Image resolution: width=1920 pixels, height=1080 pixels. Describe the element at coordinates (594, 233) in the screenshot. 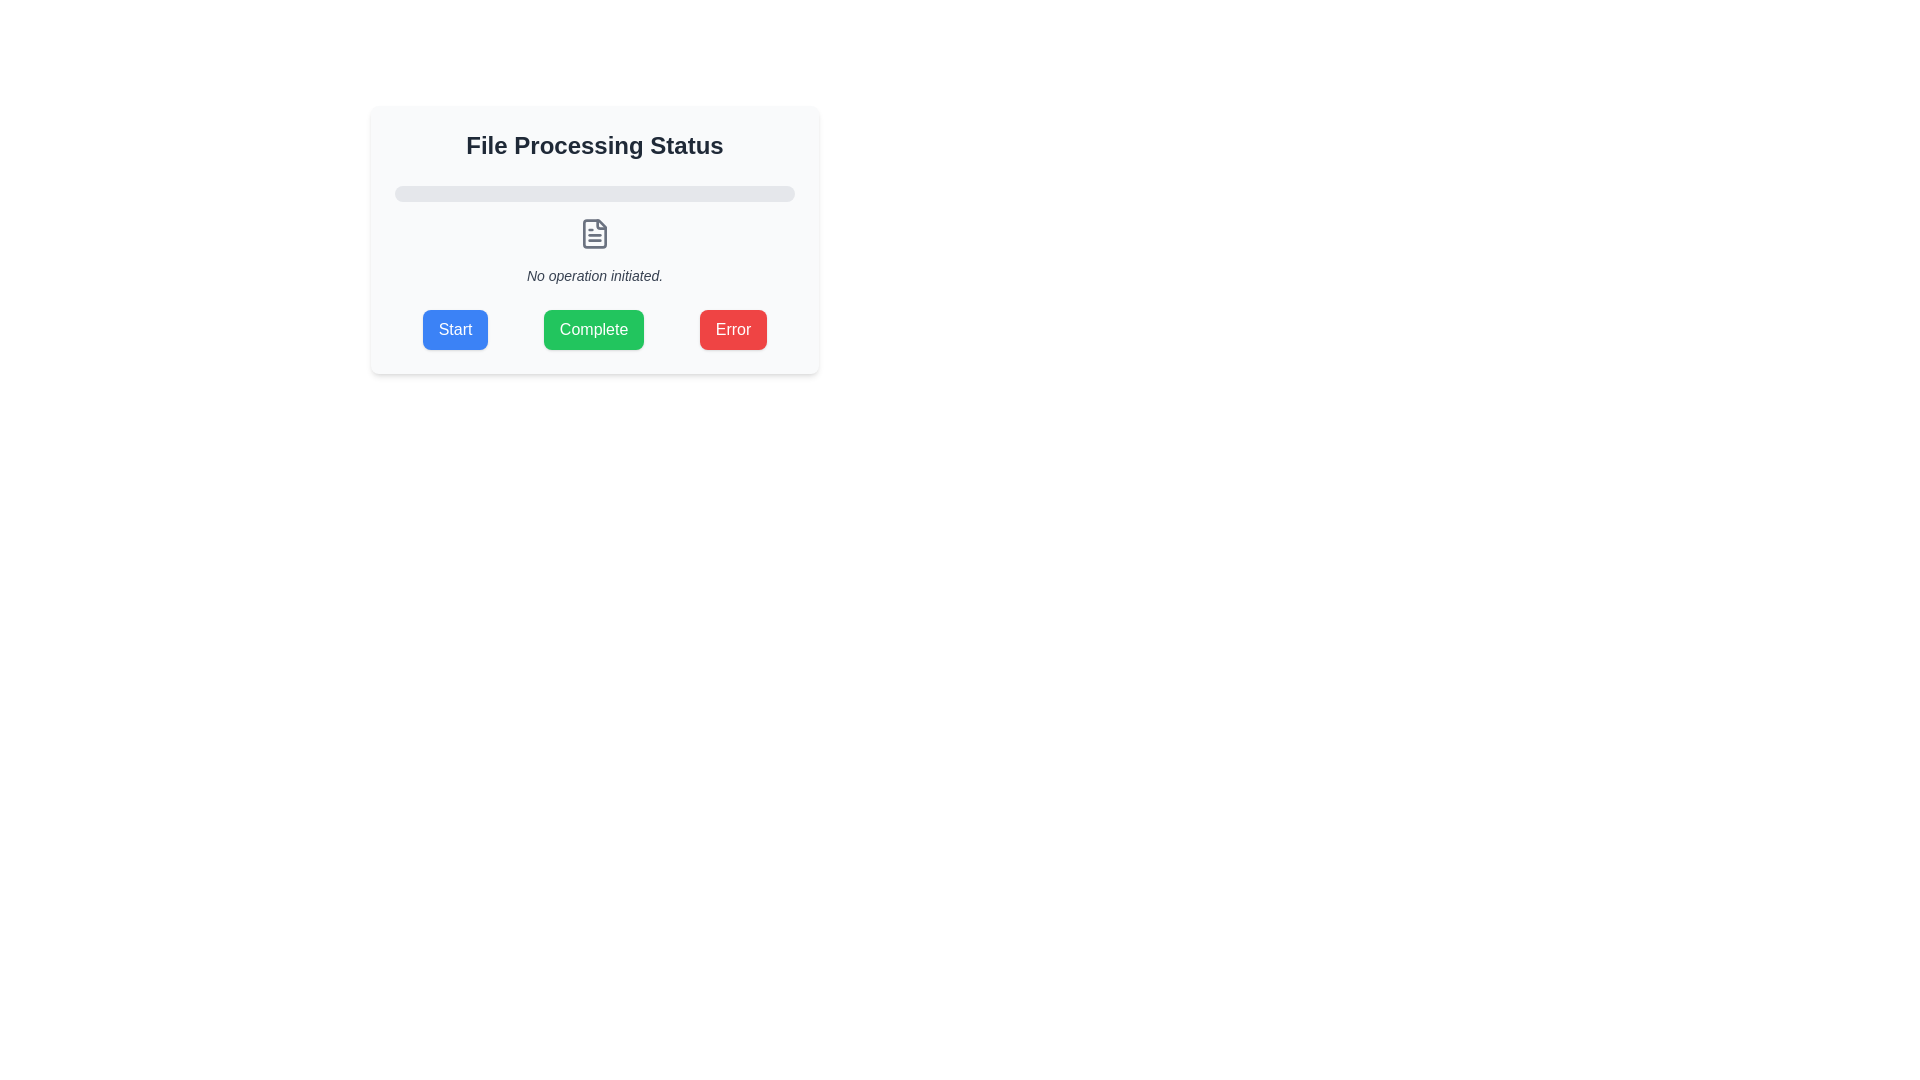

I see `the small gray document icon located centrally in the interface, positioned between the progress bar and the message 'No operation initiated.'` at that location.